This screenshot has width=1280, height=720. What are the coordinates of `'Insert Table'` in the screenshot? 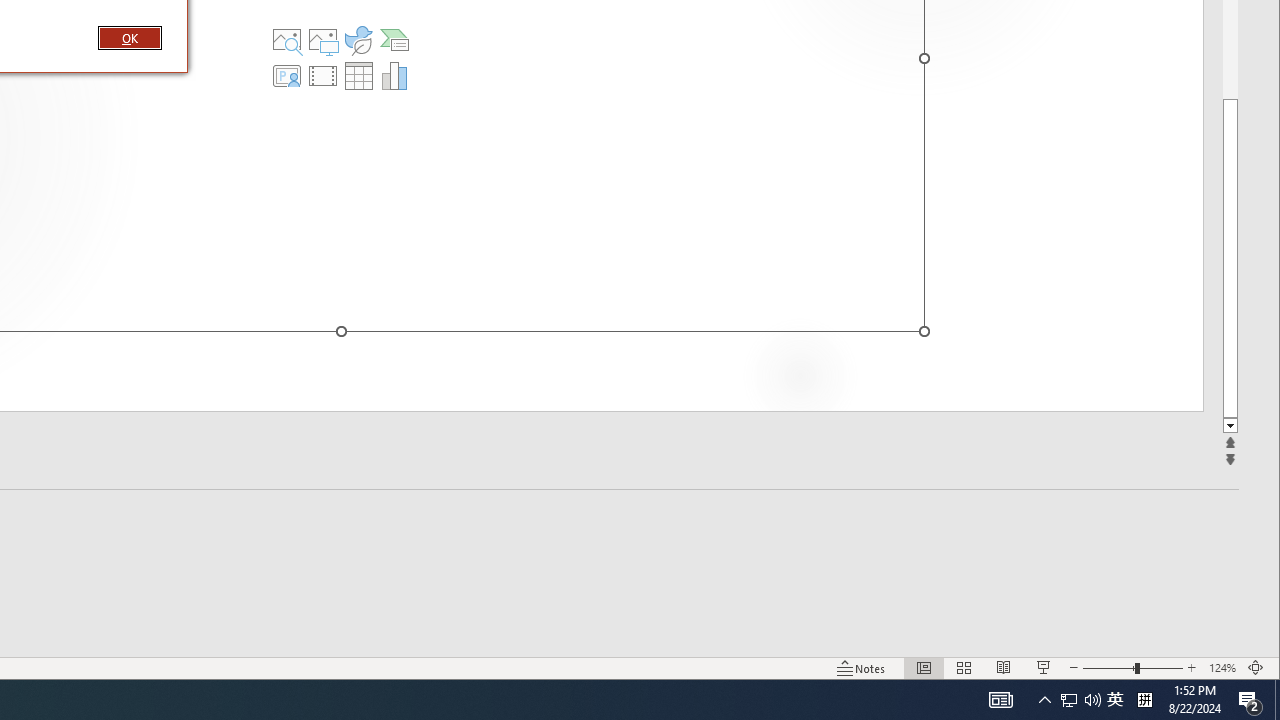 It's located at (359, 74).